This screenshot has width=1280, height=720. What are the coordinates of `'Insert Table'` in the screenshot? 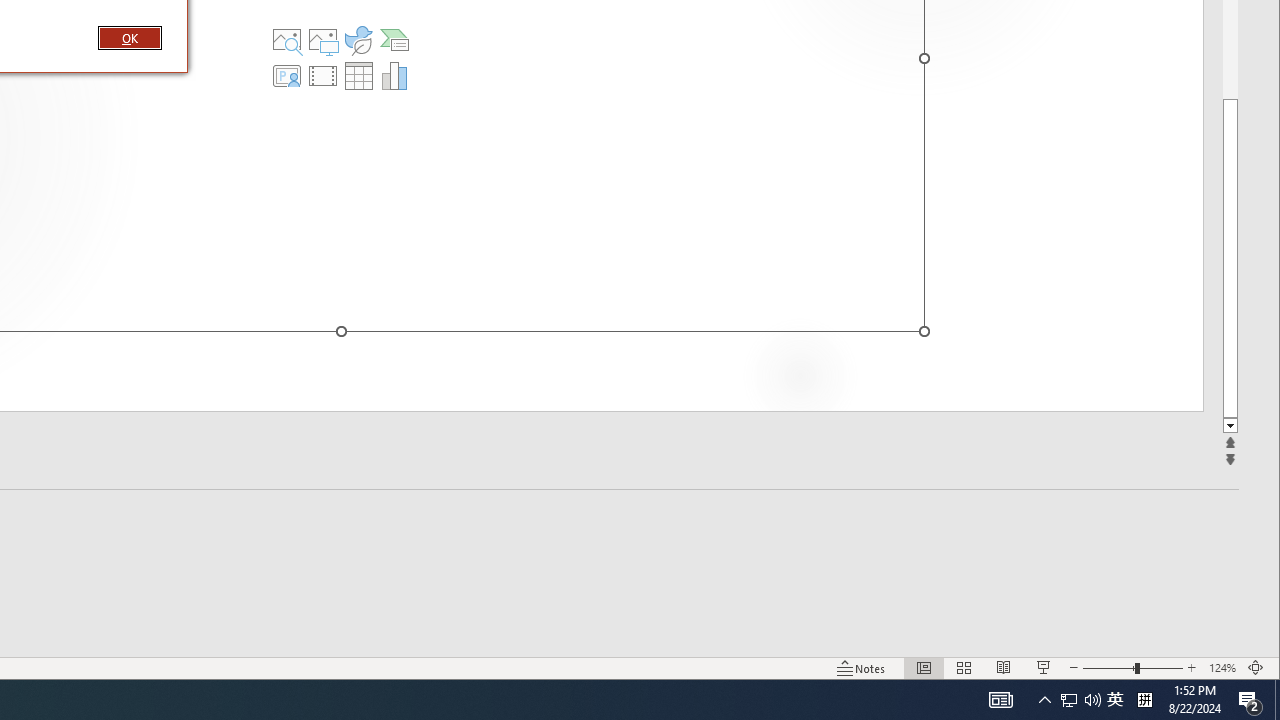 It's located at (359, 74).